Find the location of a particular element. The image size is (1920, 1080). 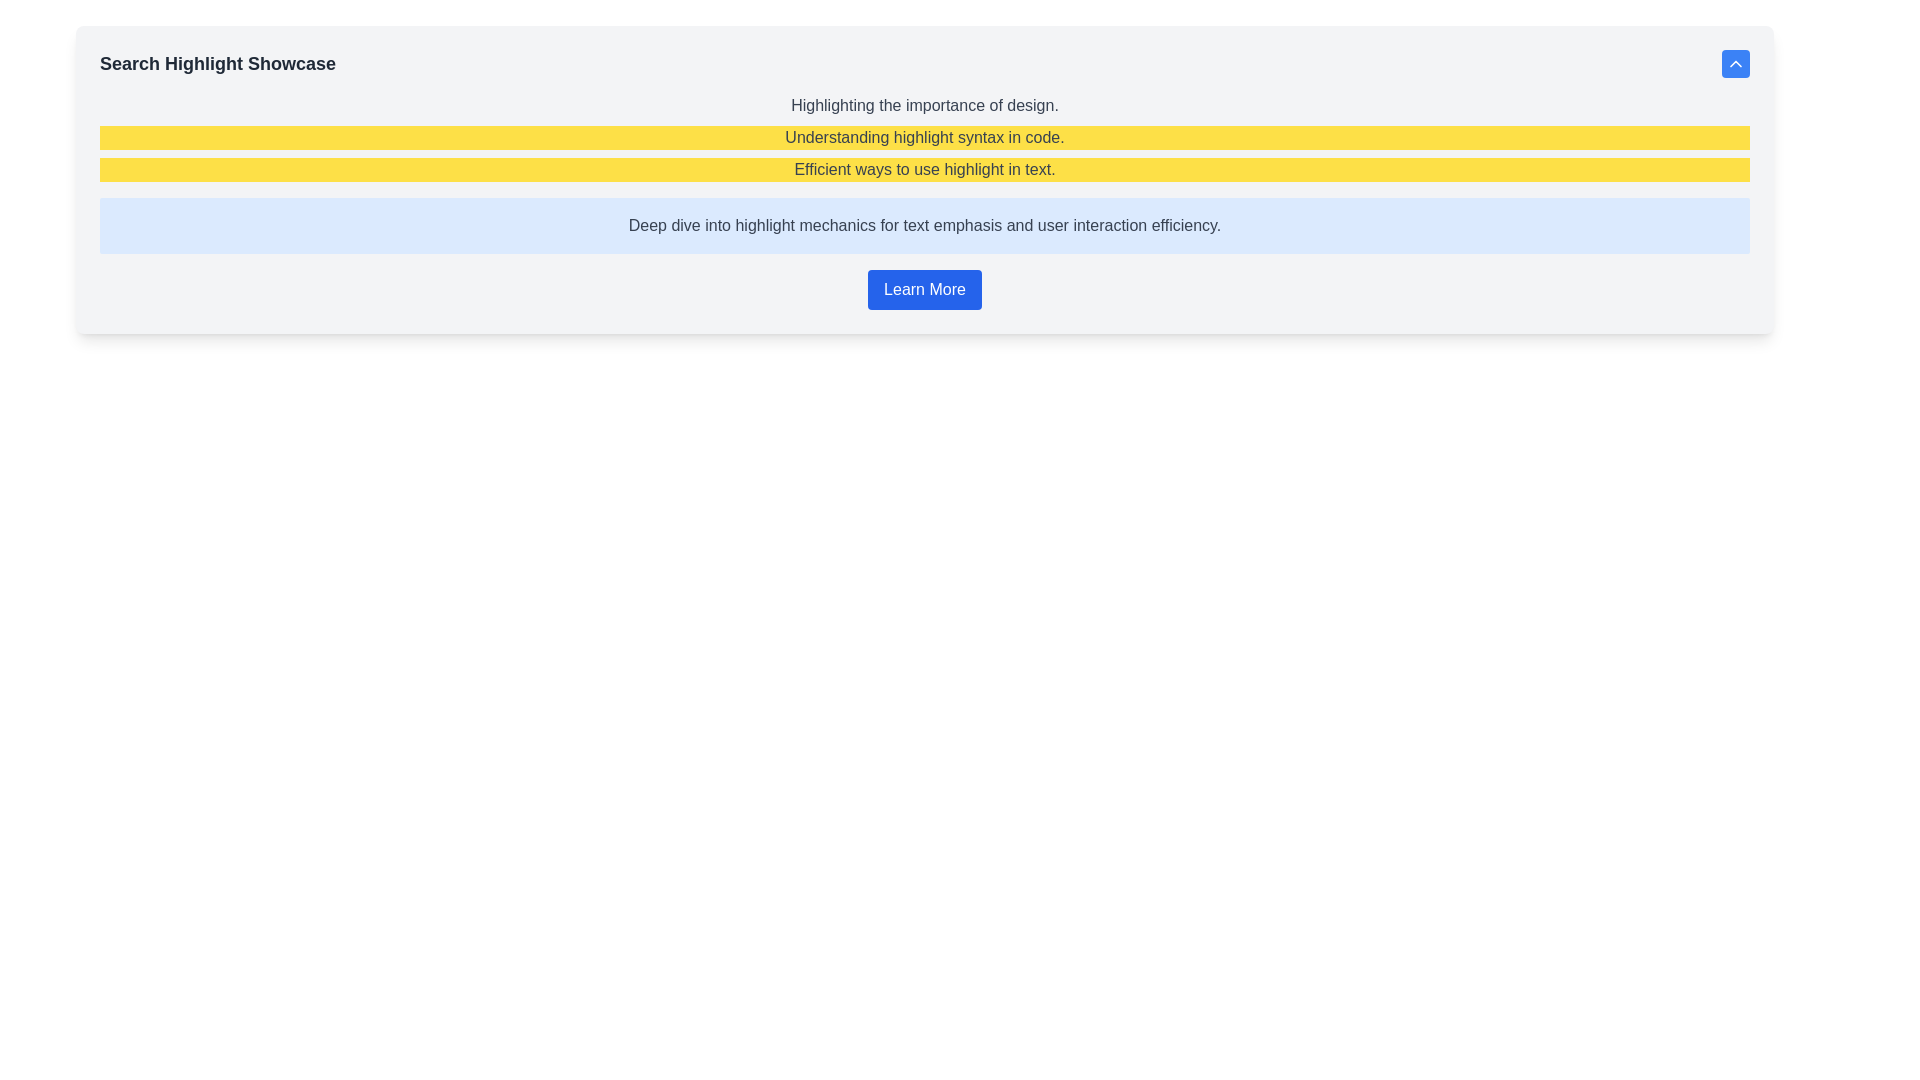

the Text Display element that serves as a title or header for the interface section, indicating the topic or purpose of the content below is located at coordinates (218, 63).